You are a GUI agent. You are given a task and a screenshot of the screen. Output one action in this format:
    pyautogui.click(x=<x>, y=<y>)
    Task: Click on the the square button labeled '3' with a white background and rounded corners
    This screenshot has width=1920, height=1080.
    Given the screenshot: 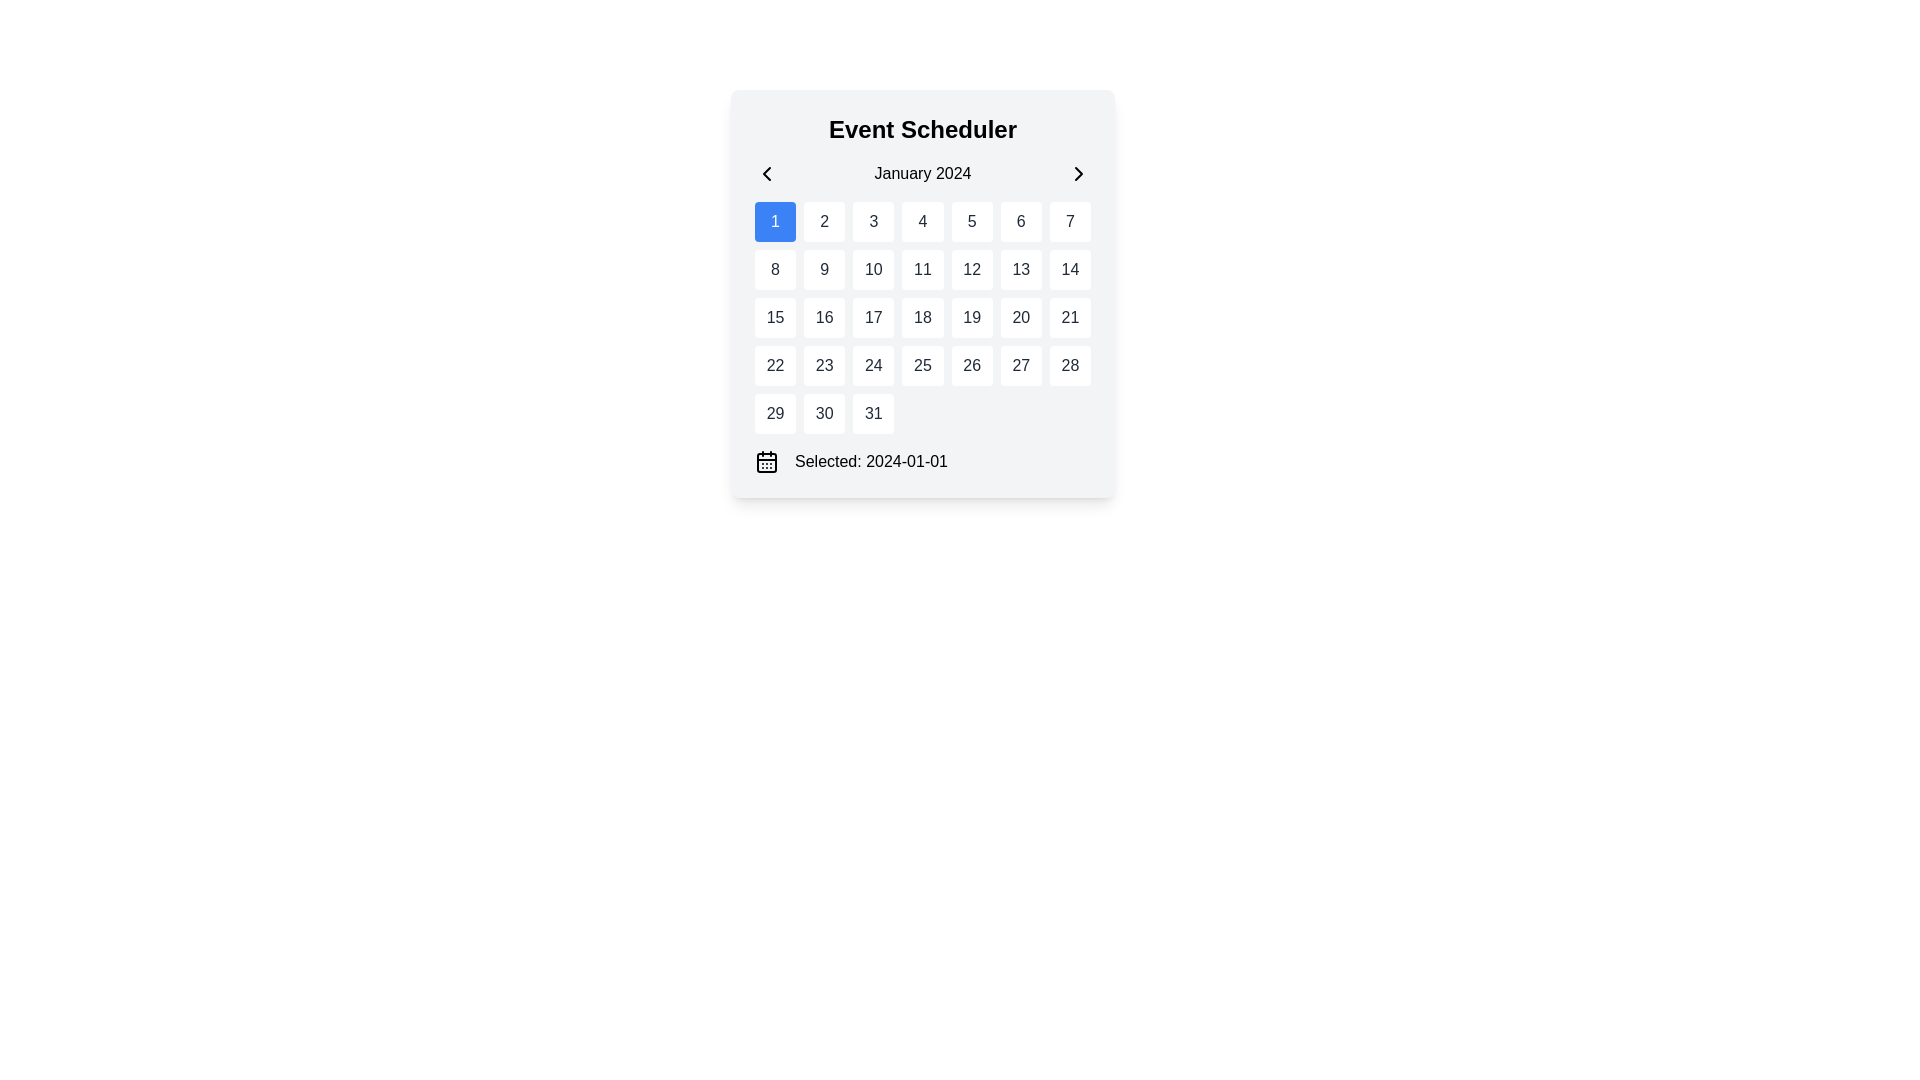 What is the action you would take?
    pyautogui.click(x=873, y=222)
    